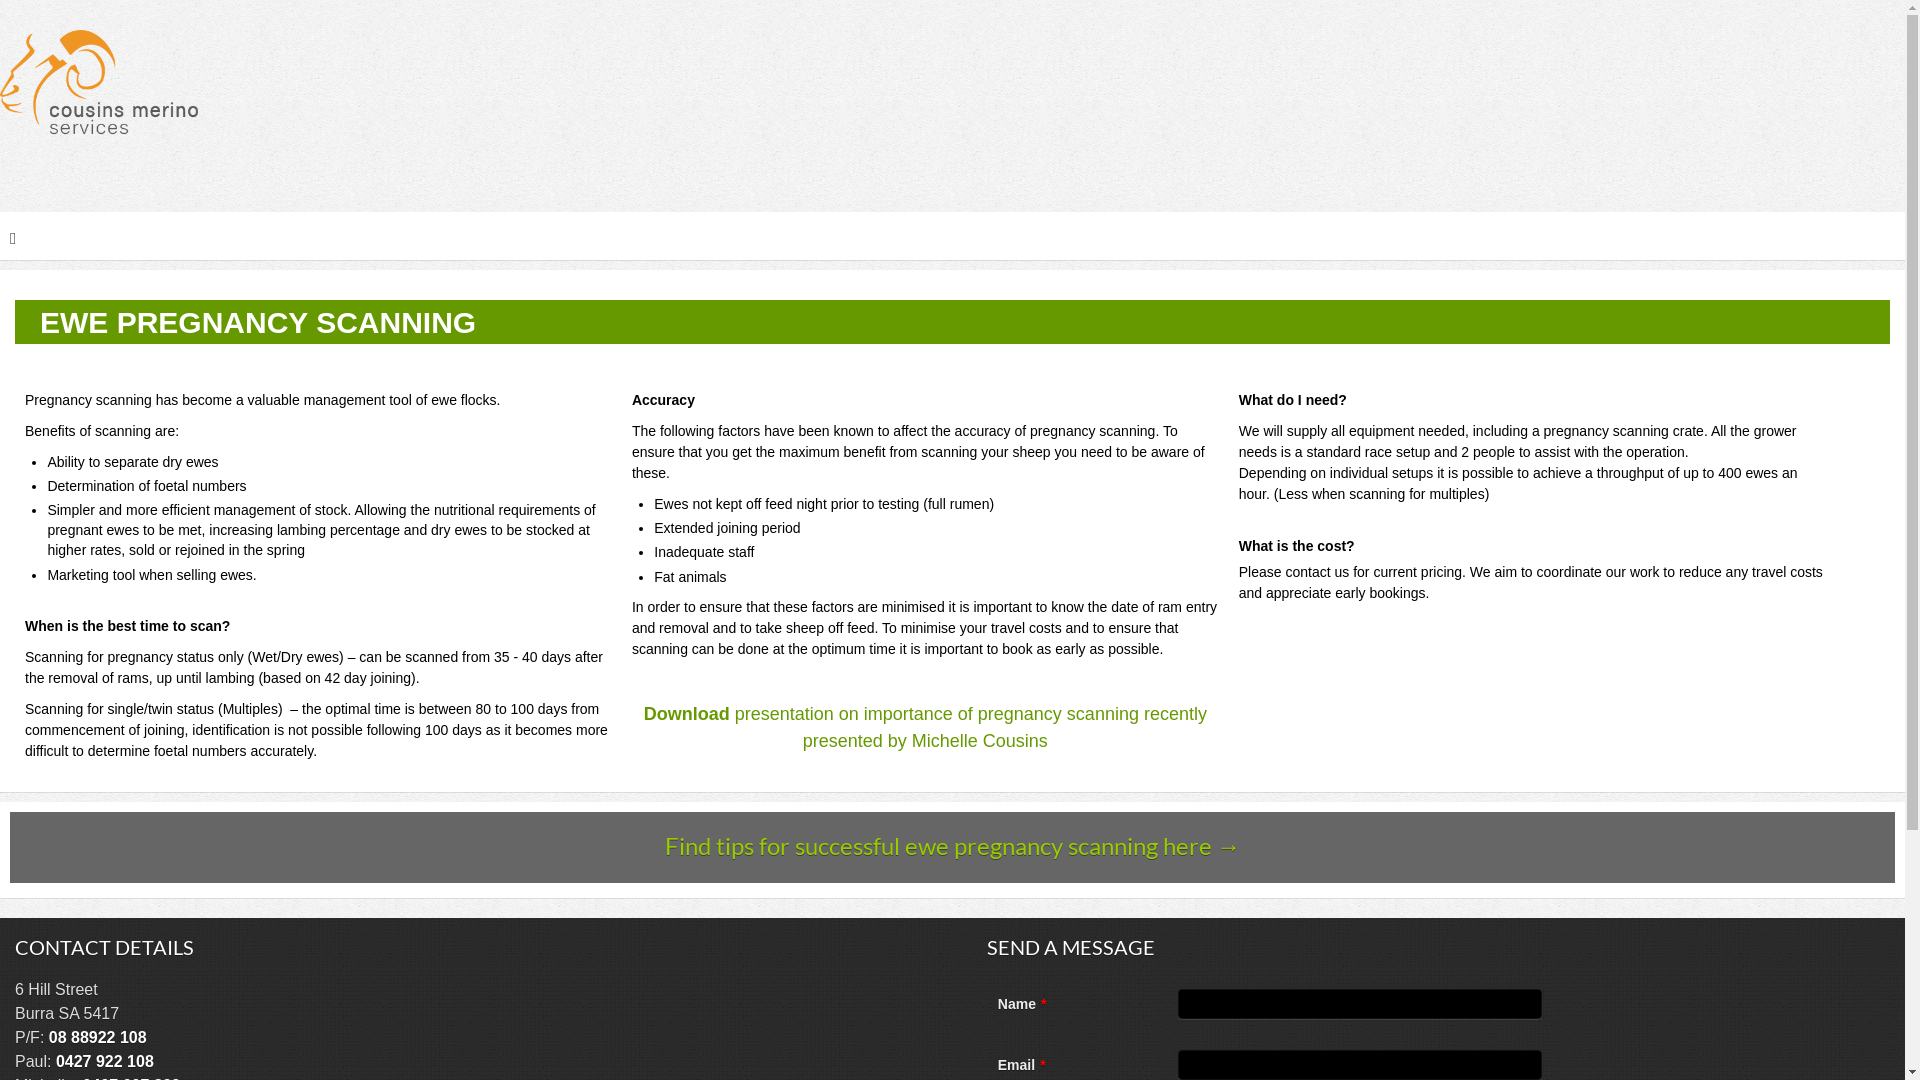  Describe the element at coordinates (686, 712) in the screenshot. I see `'Download'` at that location.